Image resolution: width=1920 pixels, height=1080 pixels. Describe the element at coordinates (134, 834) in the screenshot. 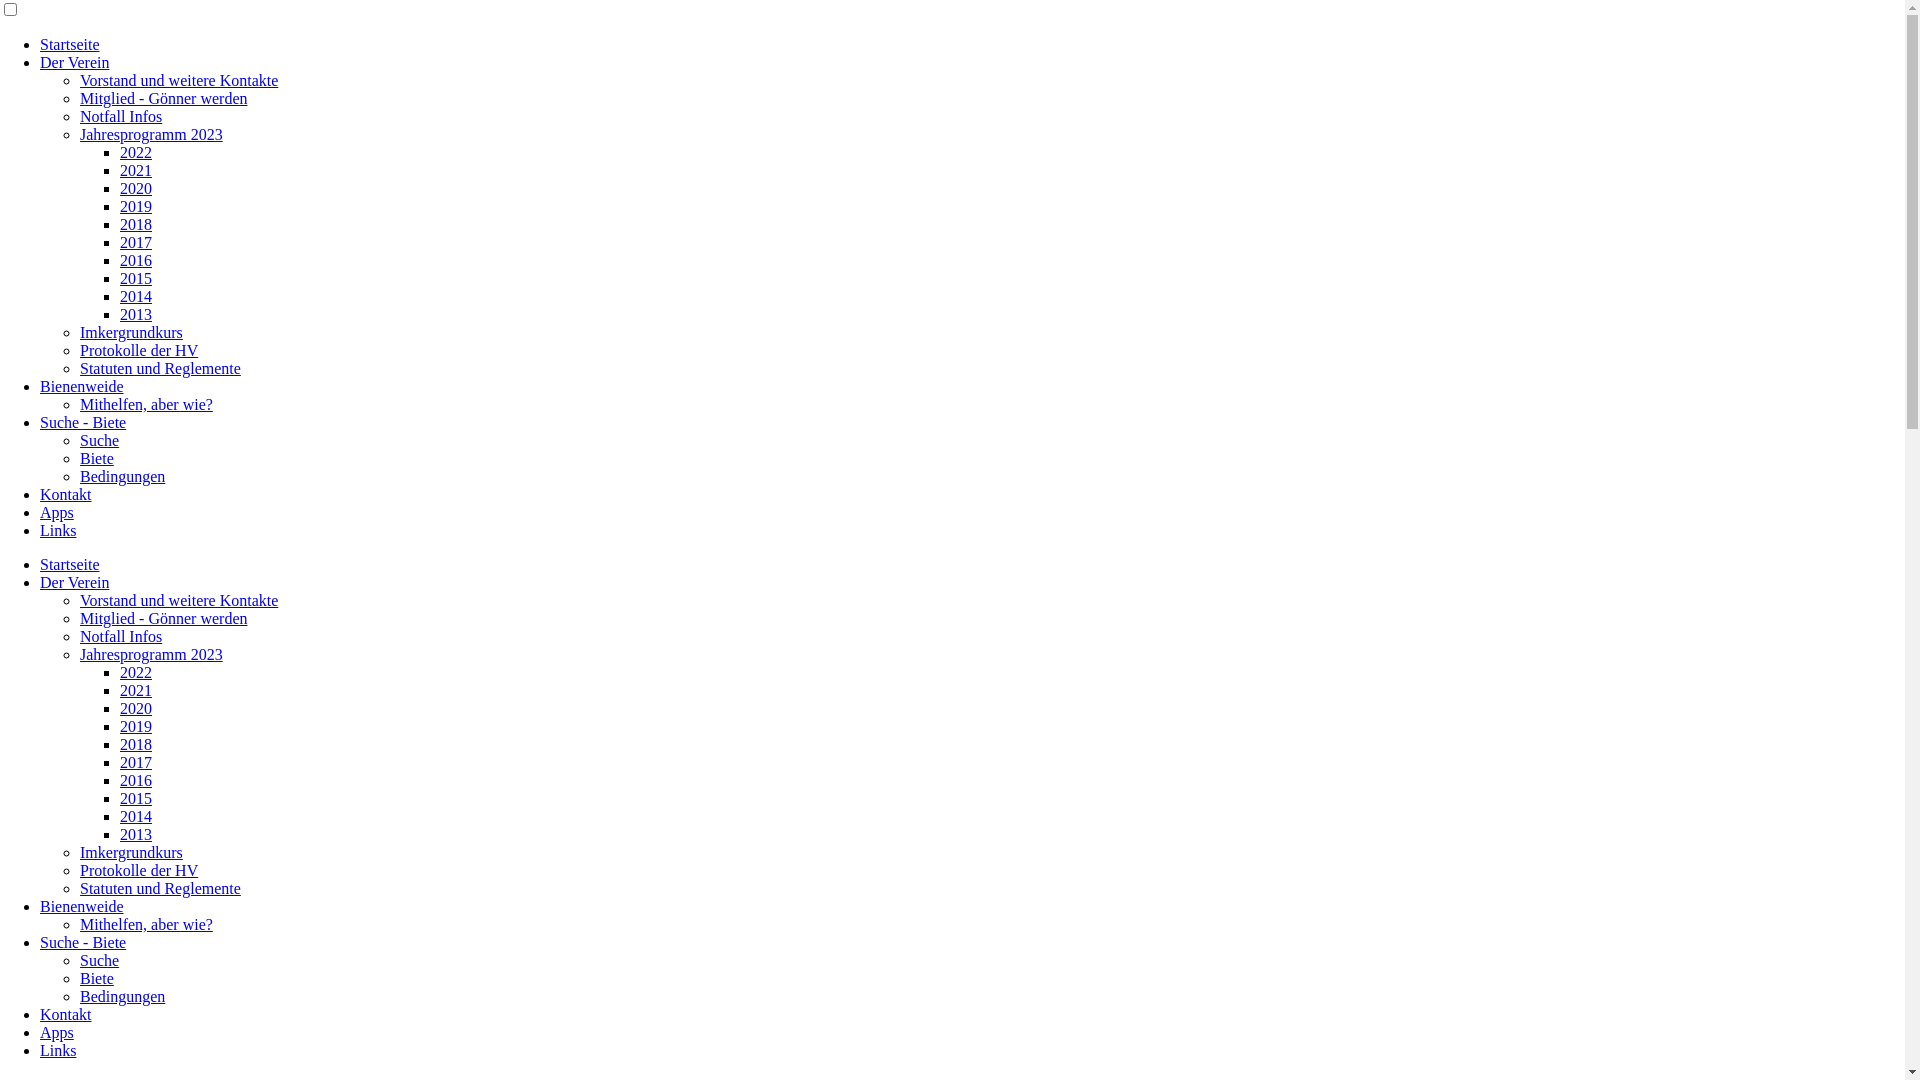

I see `'2013'` at that location.